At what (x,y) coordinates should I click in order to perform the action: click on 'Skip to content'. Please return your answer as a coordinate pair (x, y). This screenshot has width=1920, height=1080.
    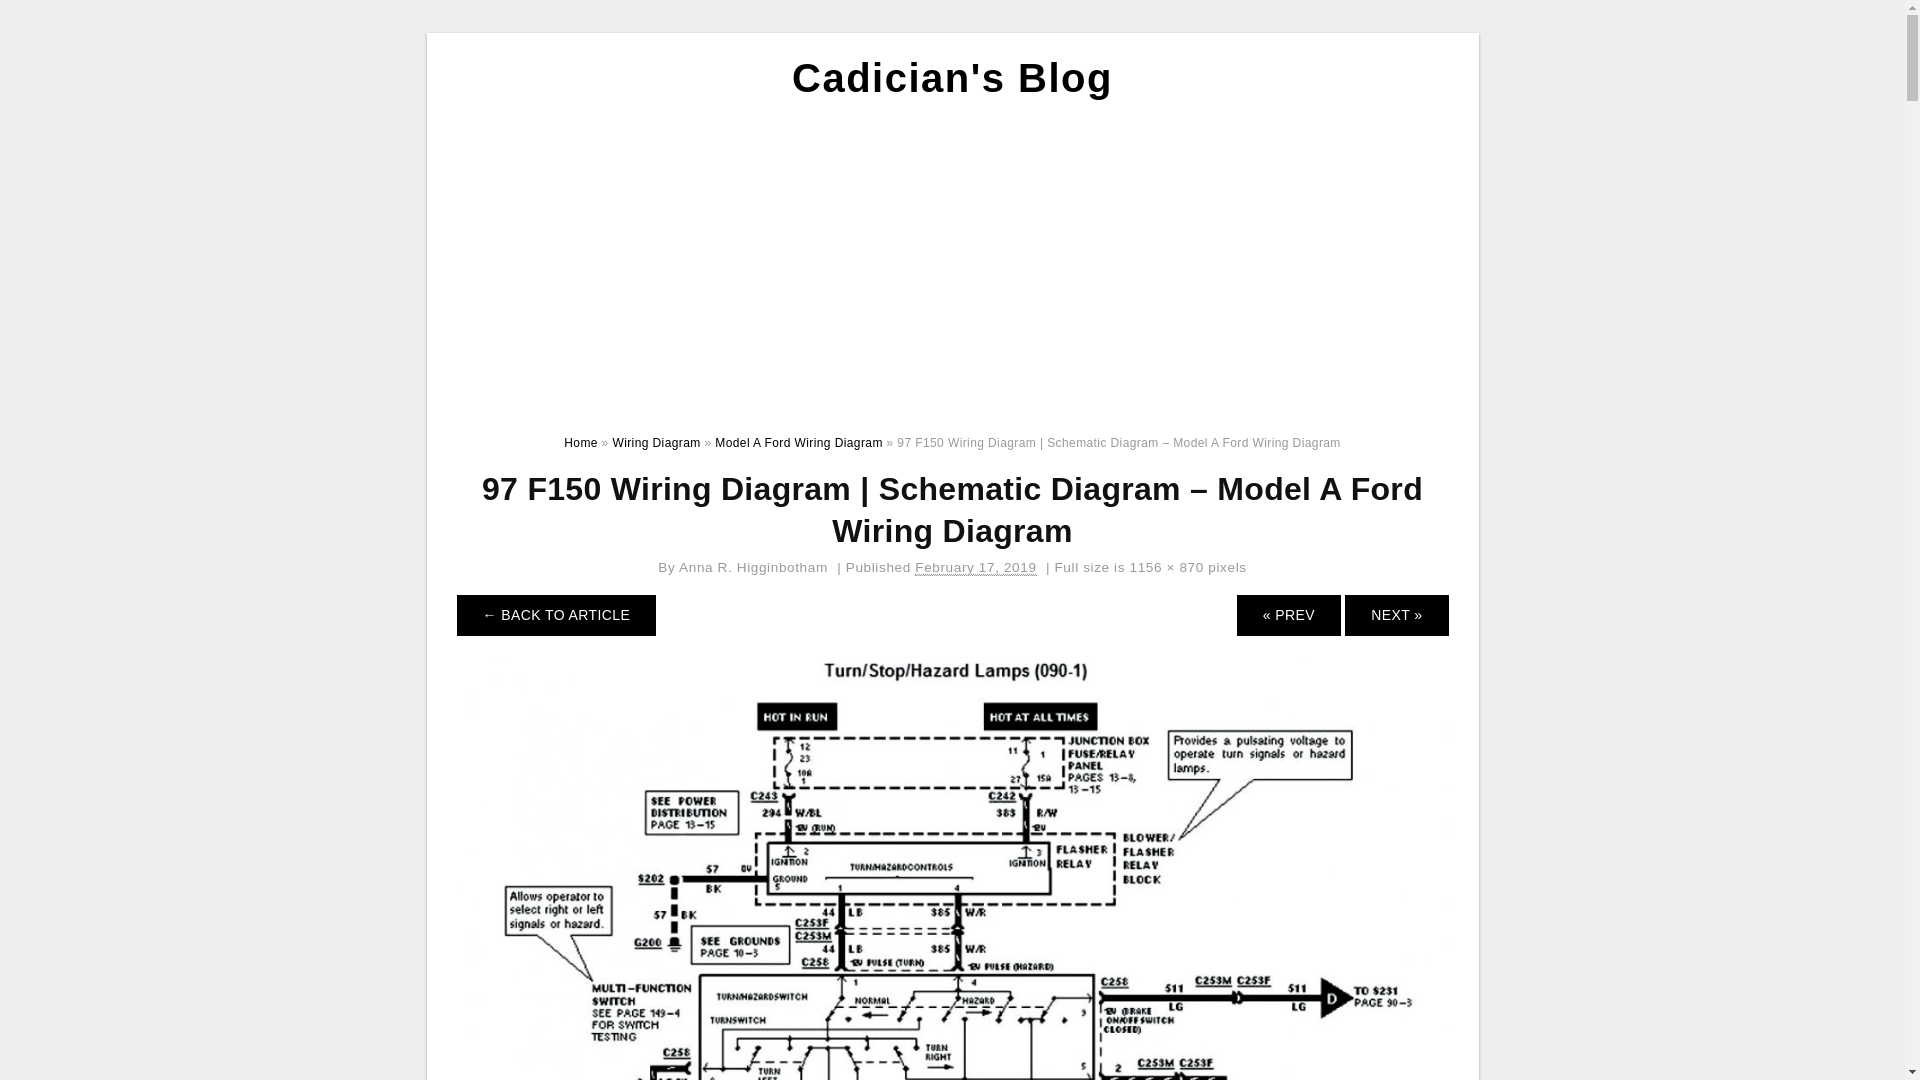
    Looking at the image, I should click on (439, 32).